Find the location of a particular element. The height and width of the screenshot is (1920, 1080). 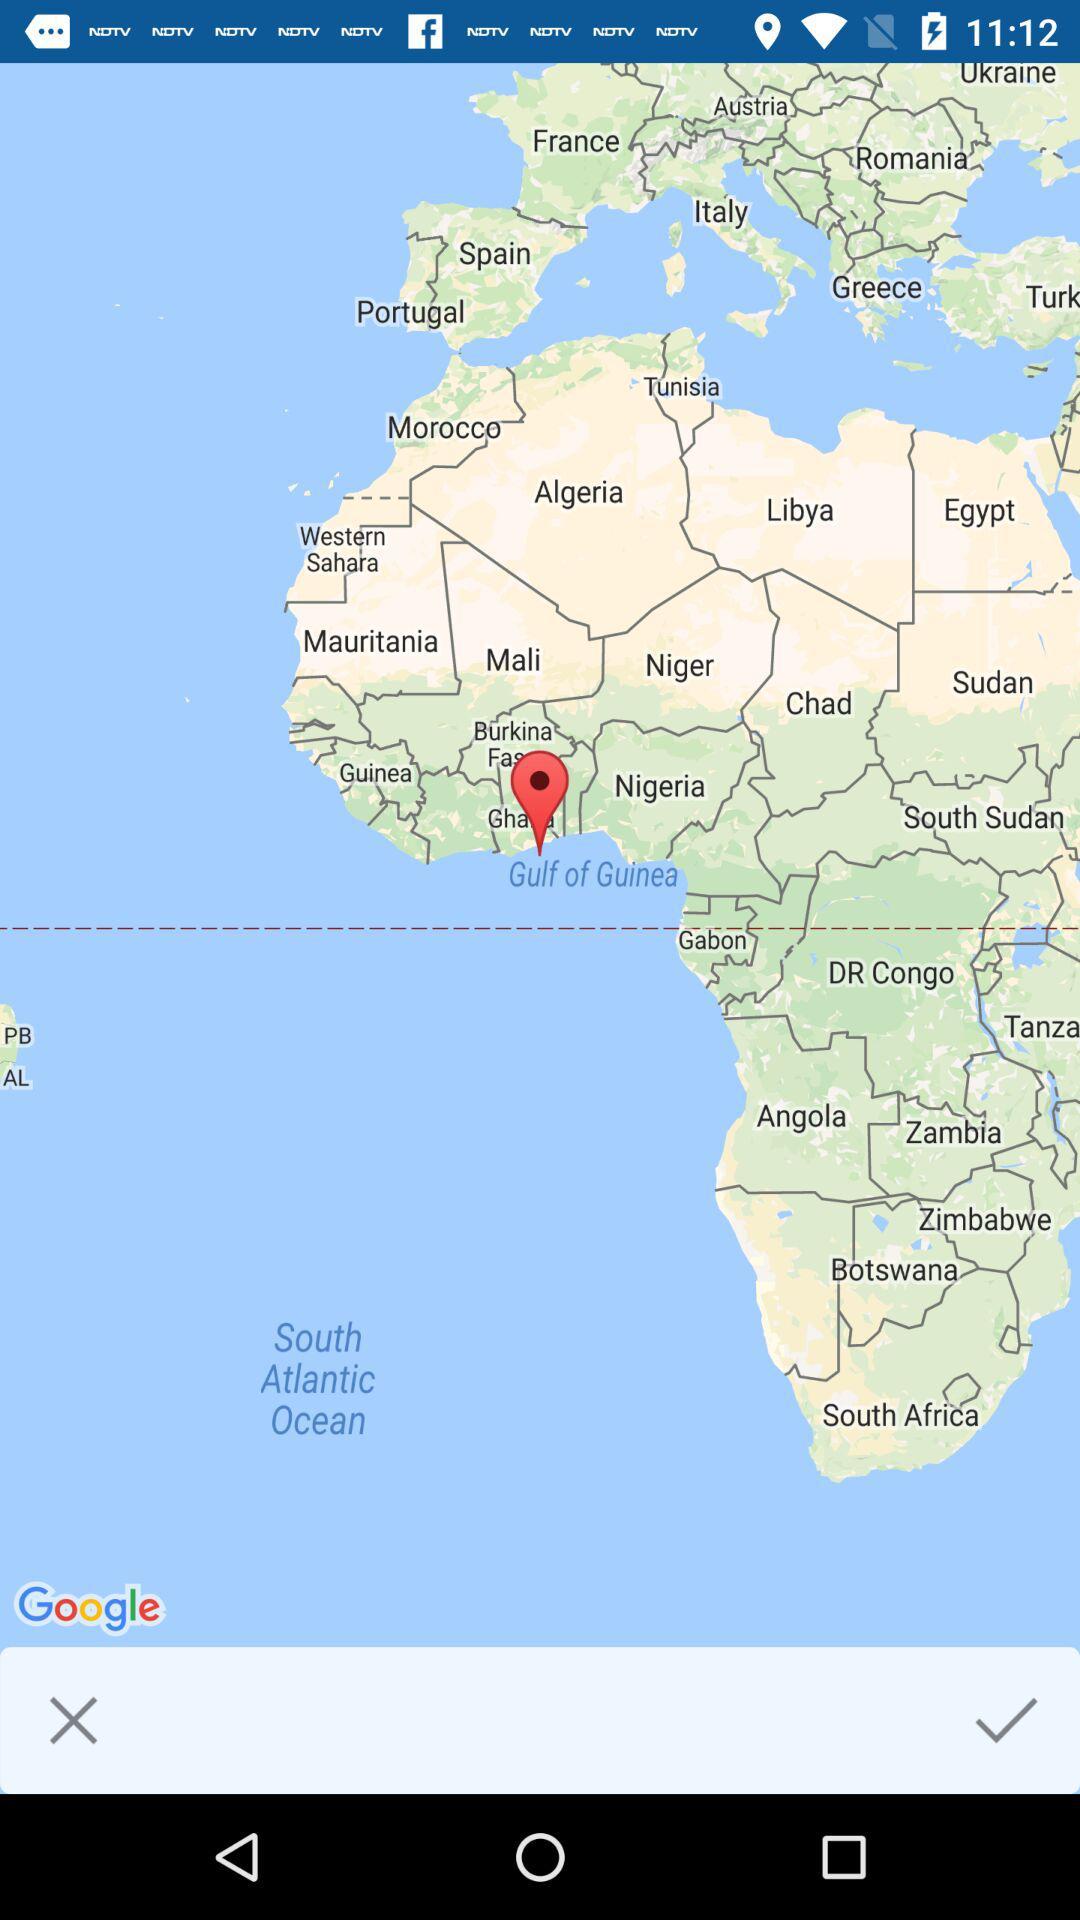

the icon at the bottom right corner is located at coordinates (1006, 1719).